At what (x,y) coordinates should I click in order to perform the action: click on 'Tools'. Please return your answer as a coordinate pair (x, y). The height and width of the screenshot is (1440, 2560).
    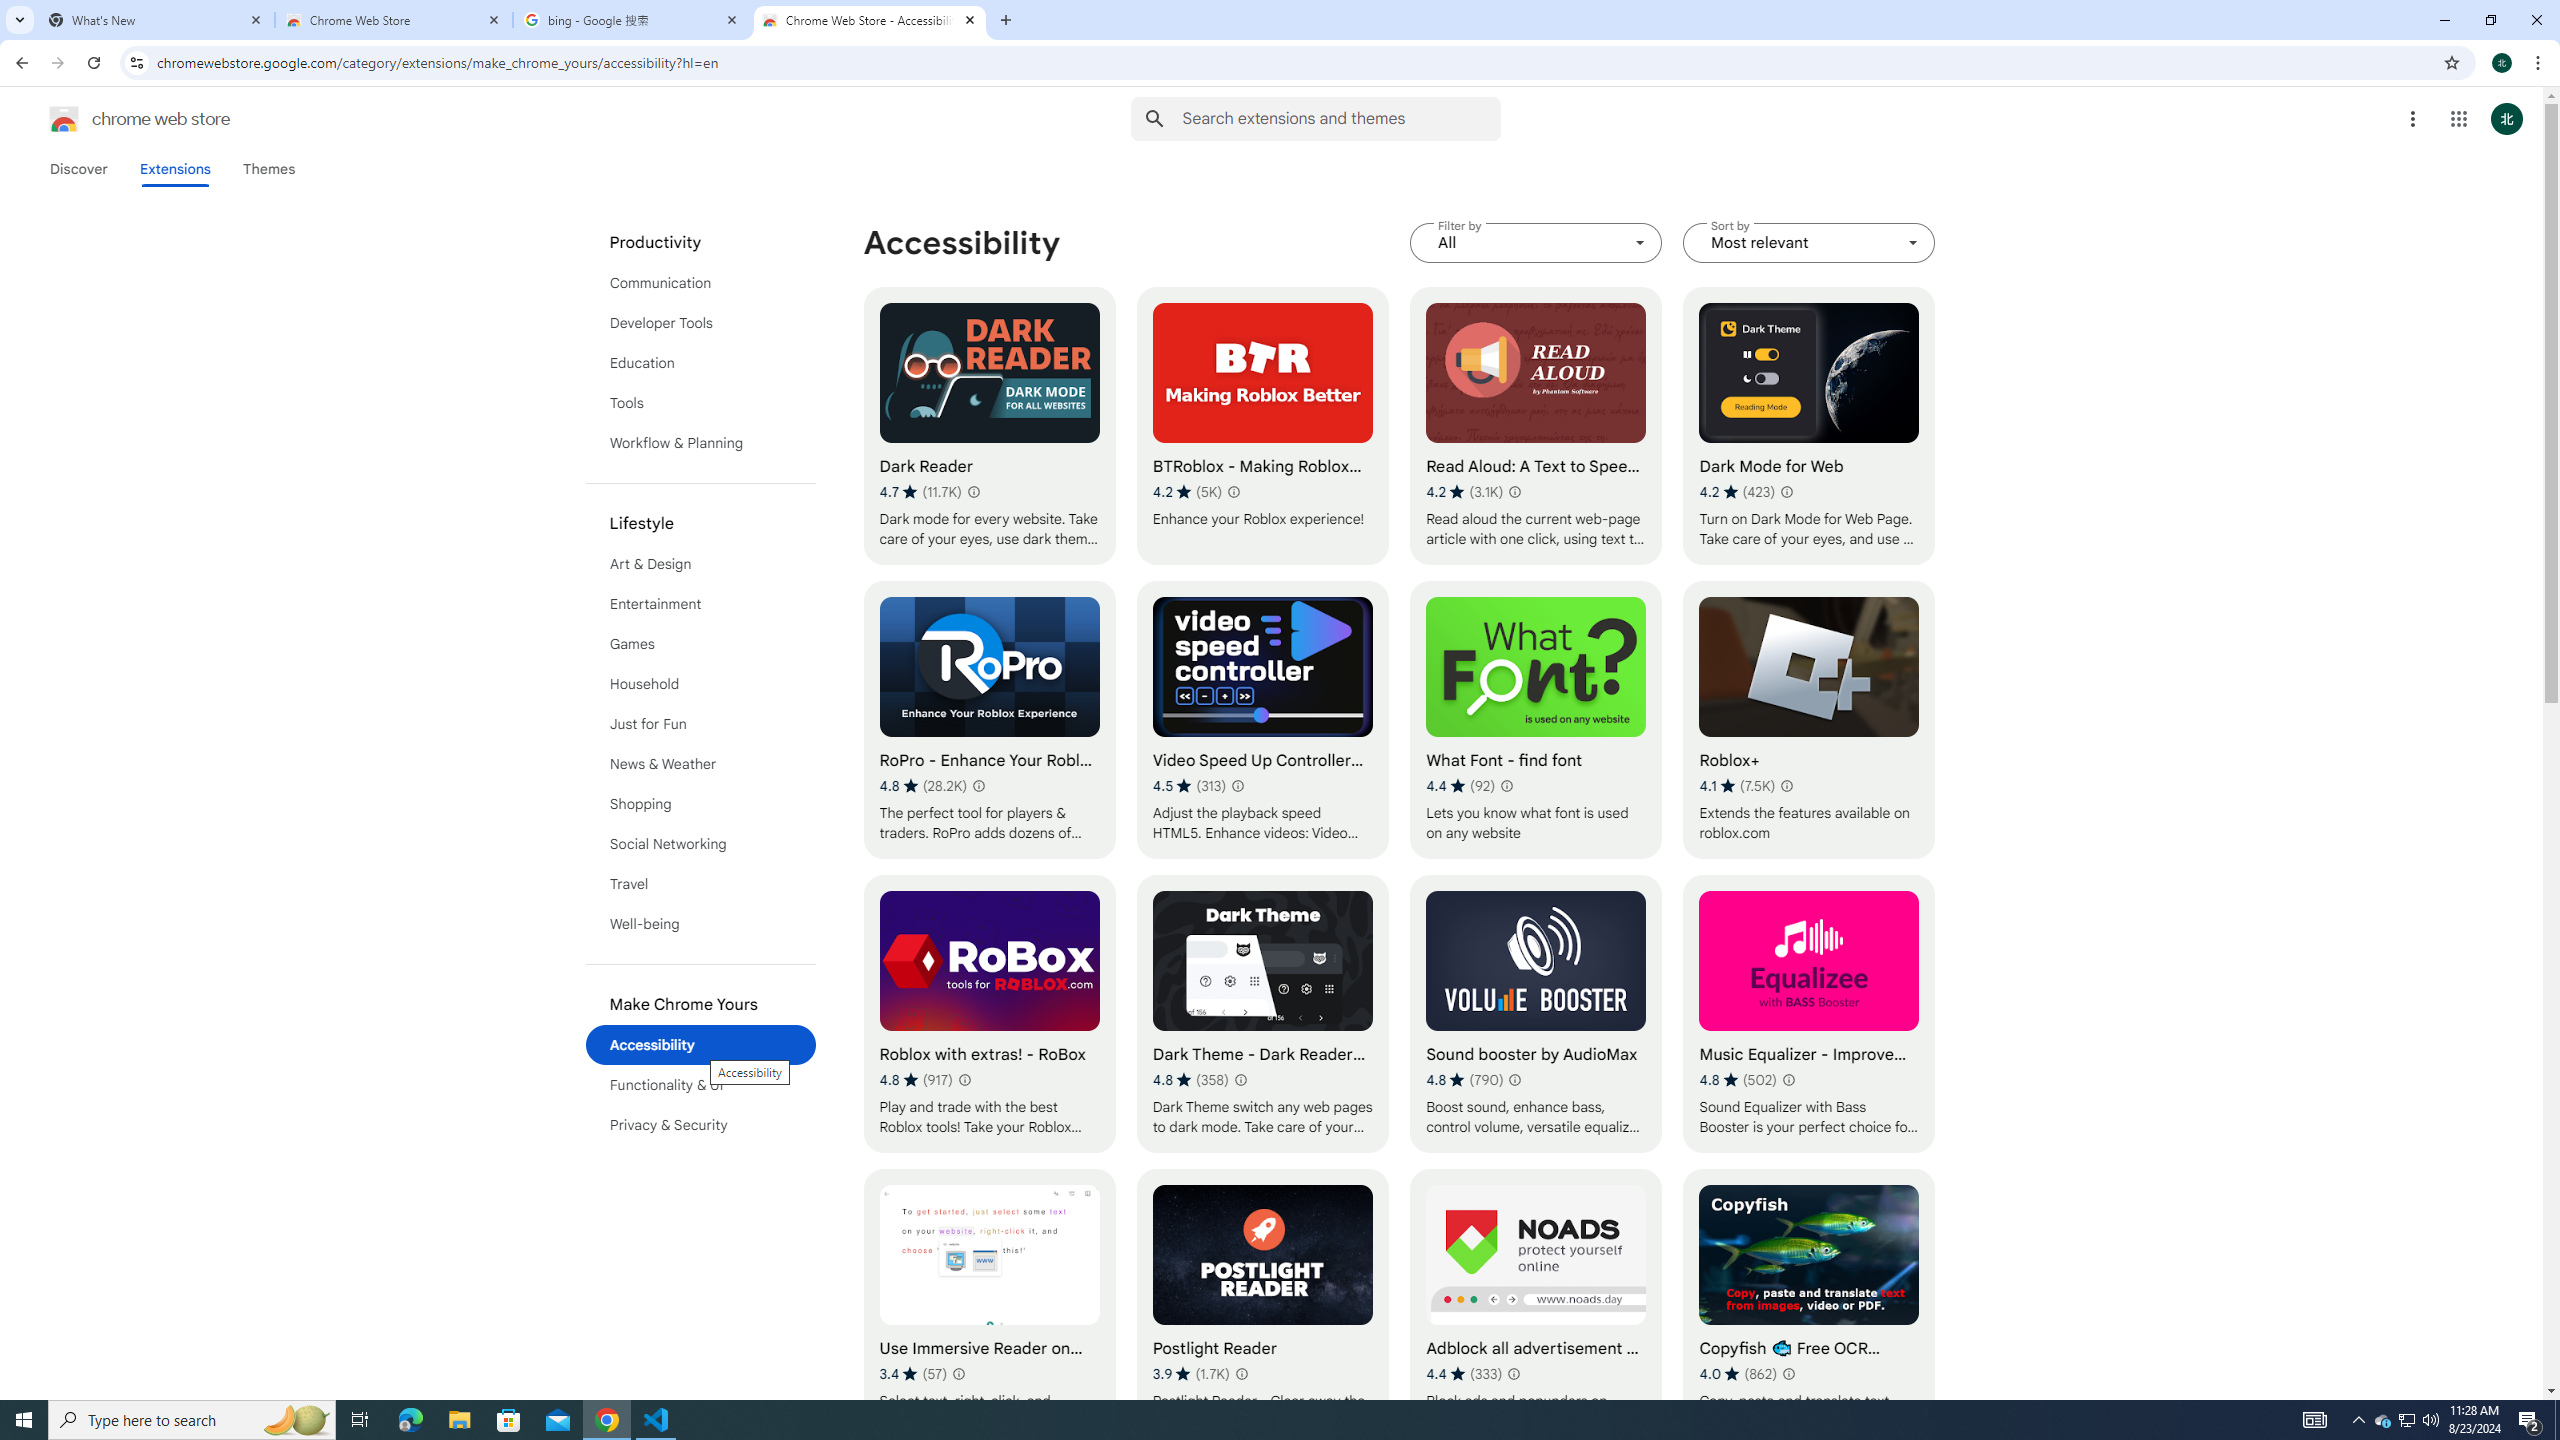
    Looking at the image, I should click on (701, 402).